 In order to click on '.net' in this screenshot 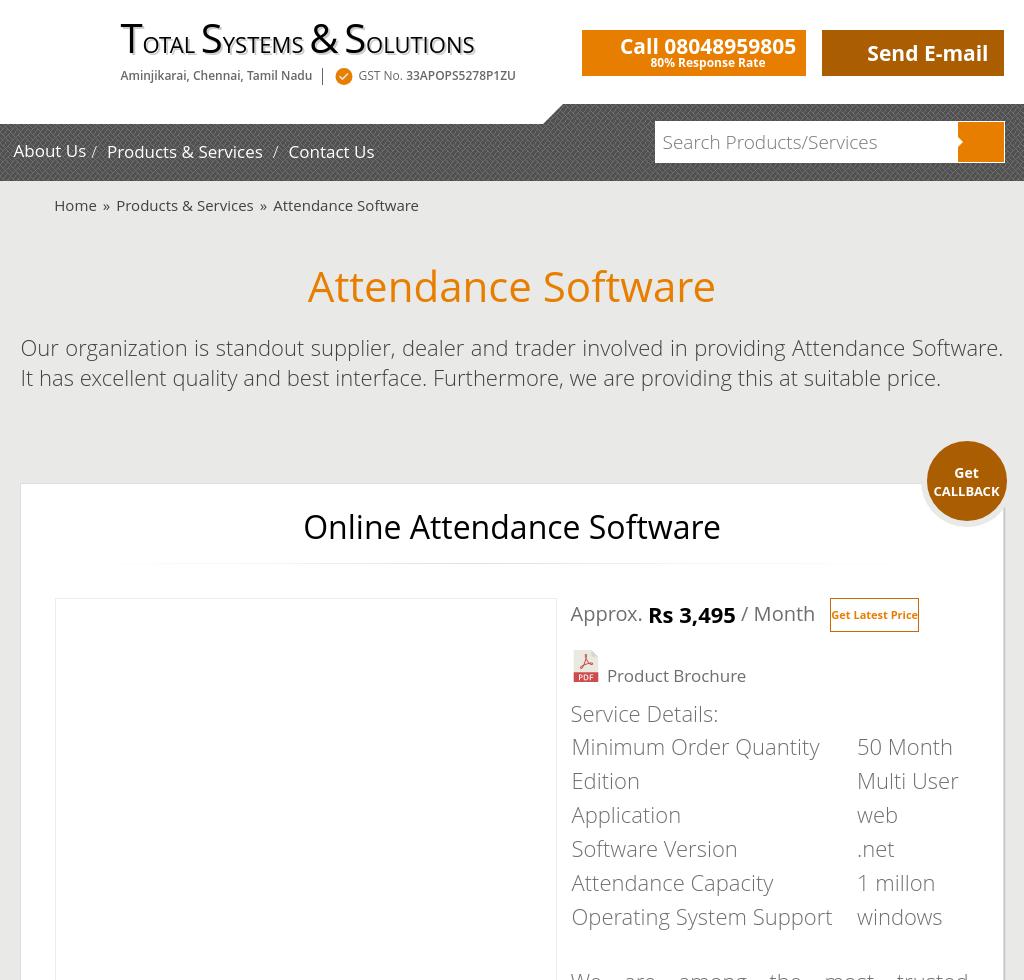, I will do `click(856, 847)`.